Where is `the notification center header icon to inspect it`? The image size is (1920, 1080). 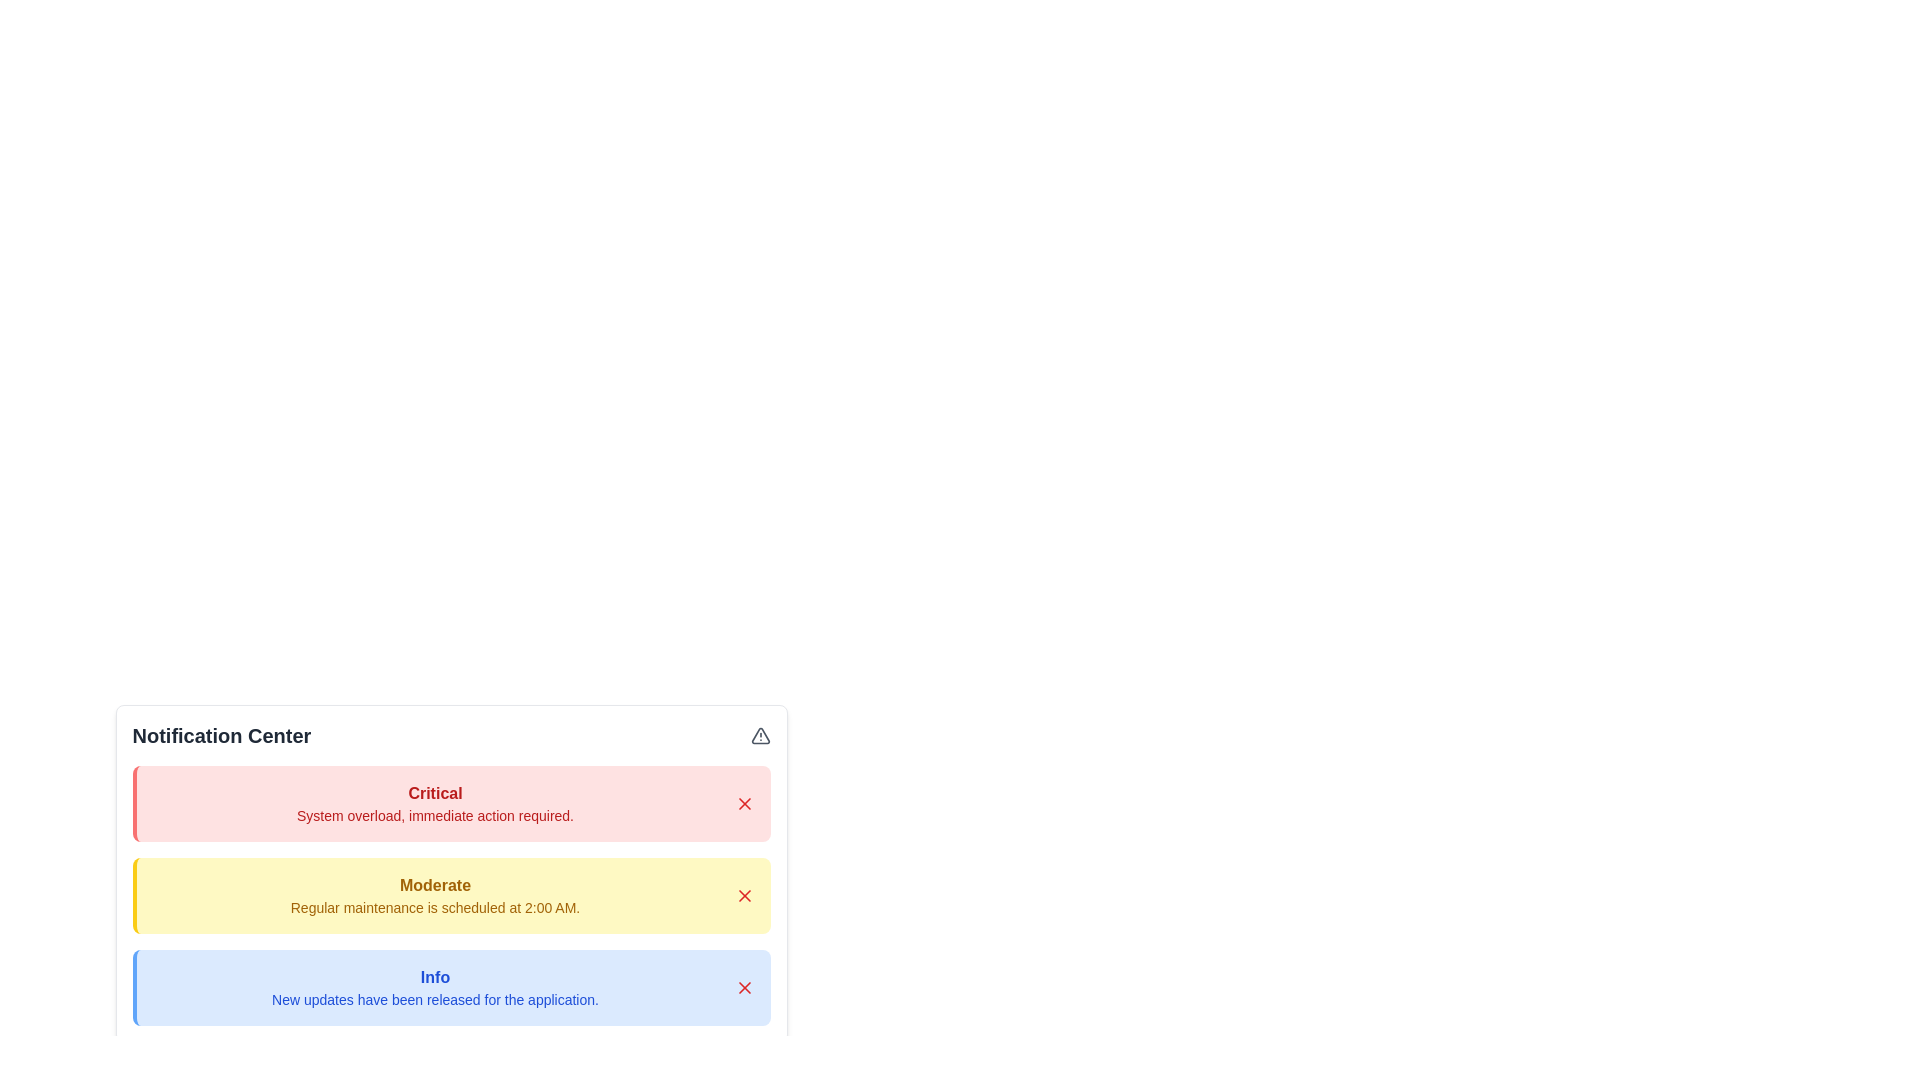
the notification center header icon to inspect it is located at coordinates (759, 736).